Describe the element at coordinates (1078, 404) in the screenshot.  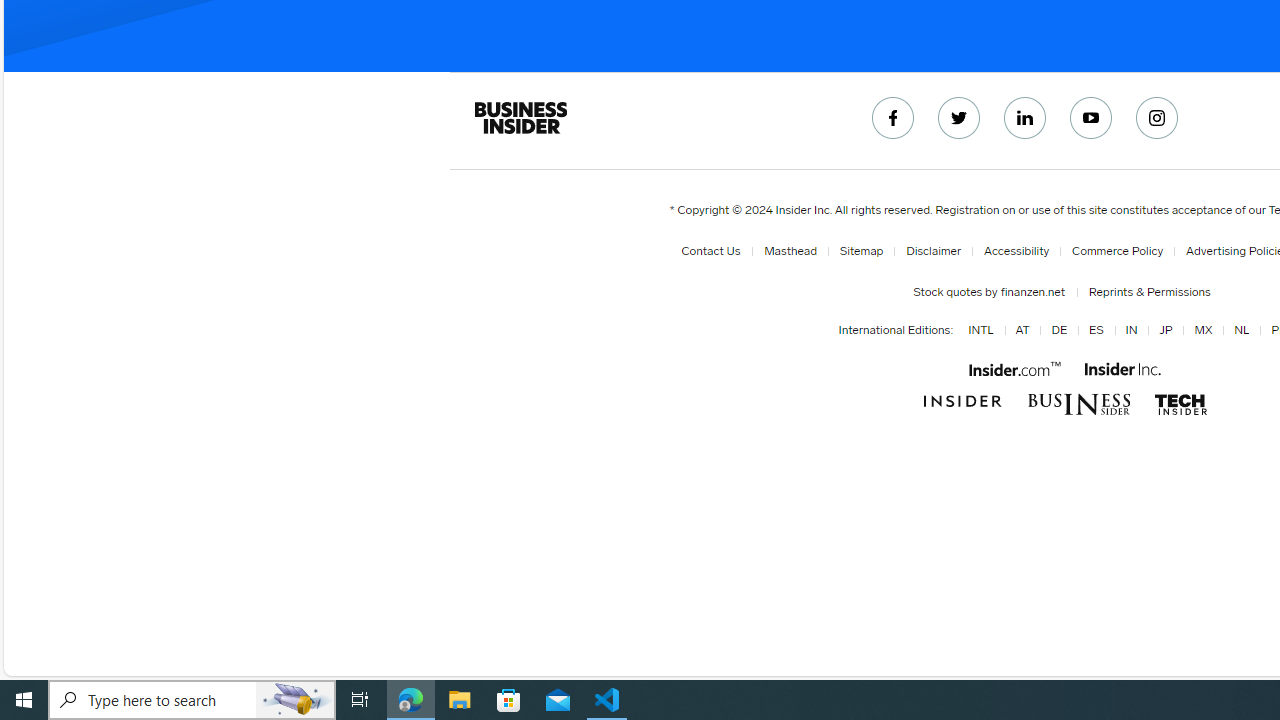
I see `'Business Insider DE Logo'` at that location.